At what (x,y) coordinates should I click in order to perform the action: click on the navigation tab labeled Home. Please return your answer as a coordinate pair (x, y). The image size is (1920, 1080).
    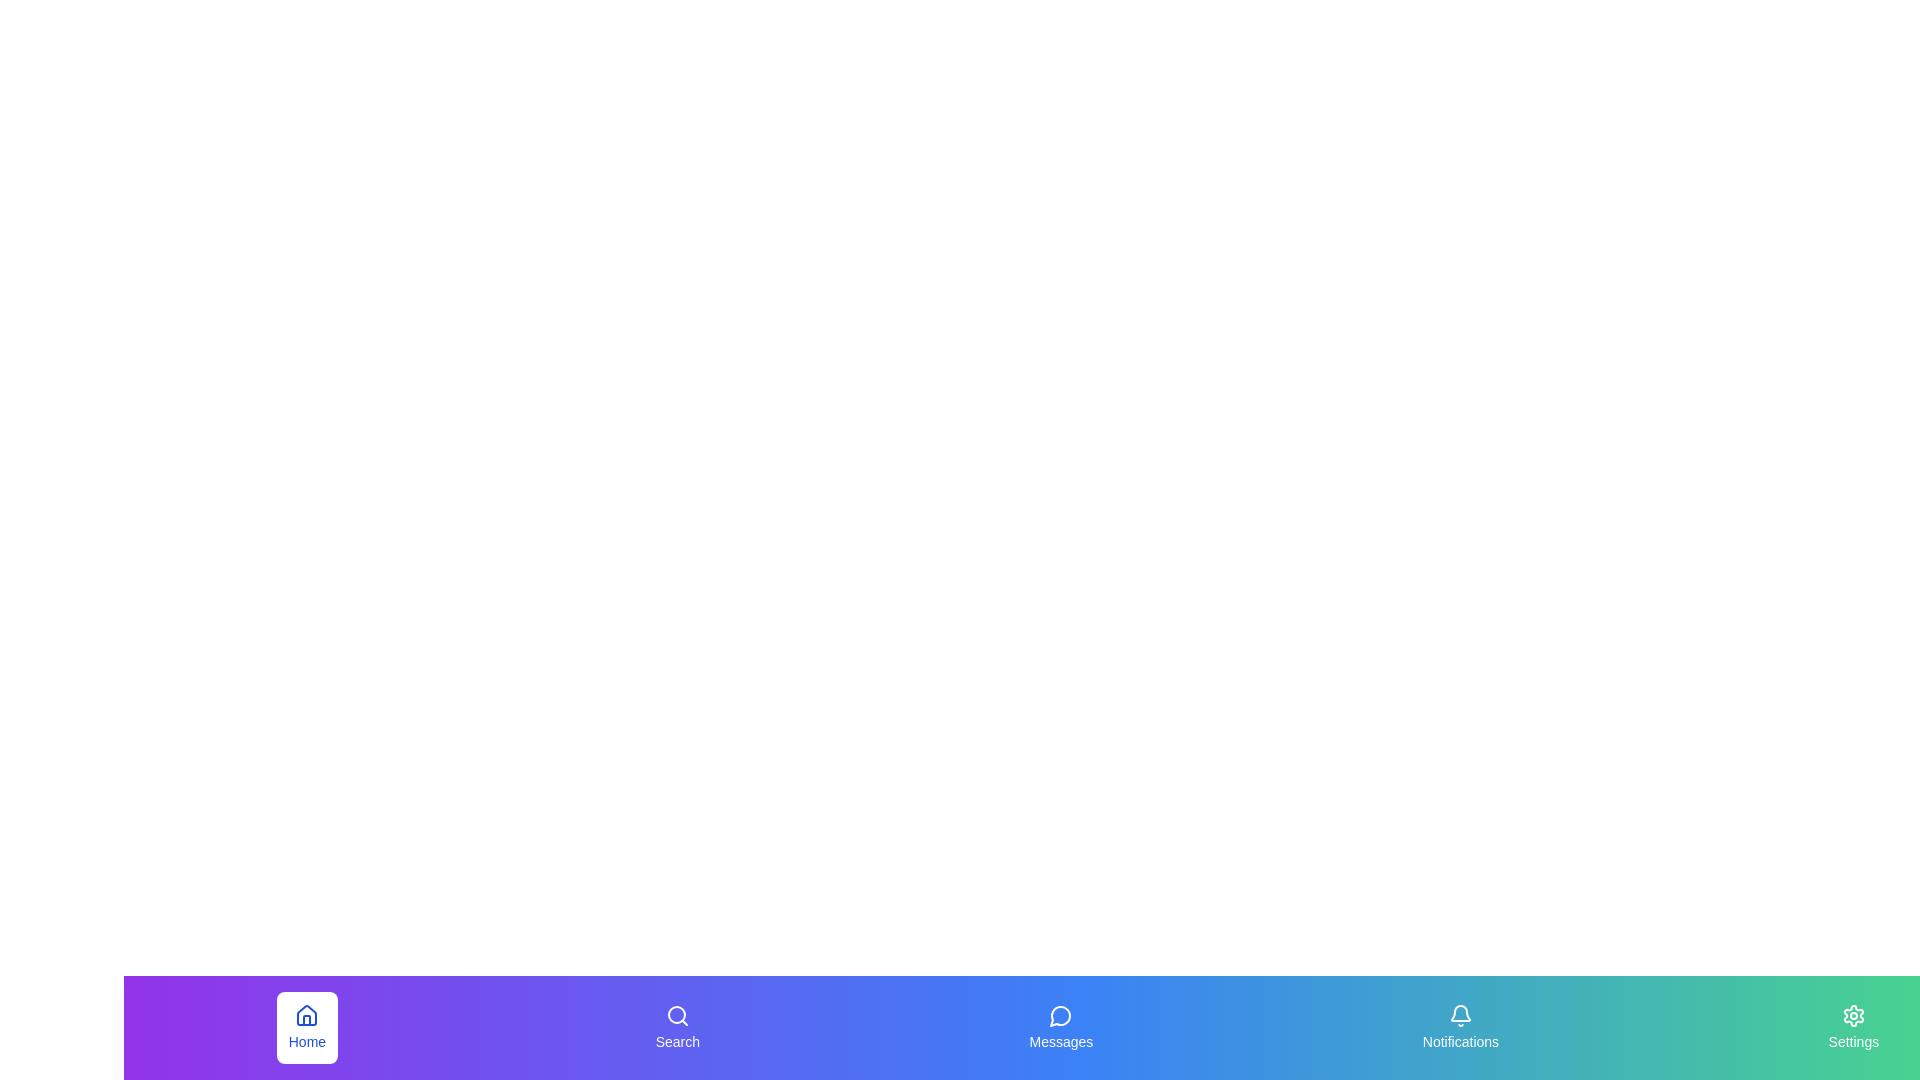
    Looking at the image, I should click on (306, 1028).